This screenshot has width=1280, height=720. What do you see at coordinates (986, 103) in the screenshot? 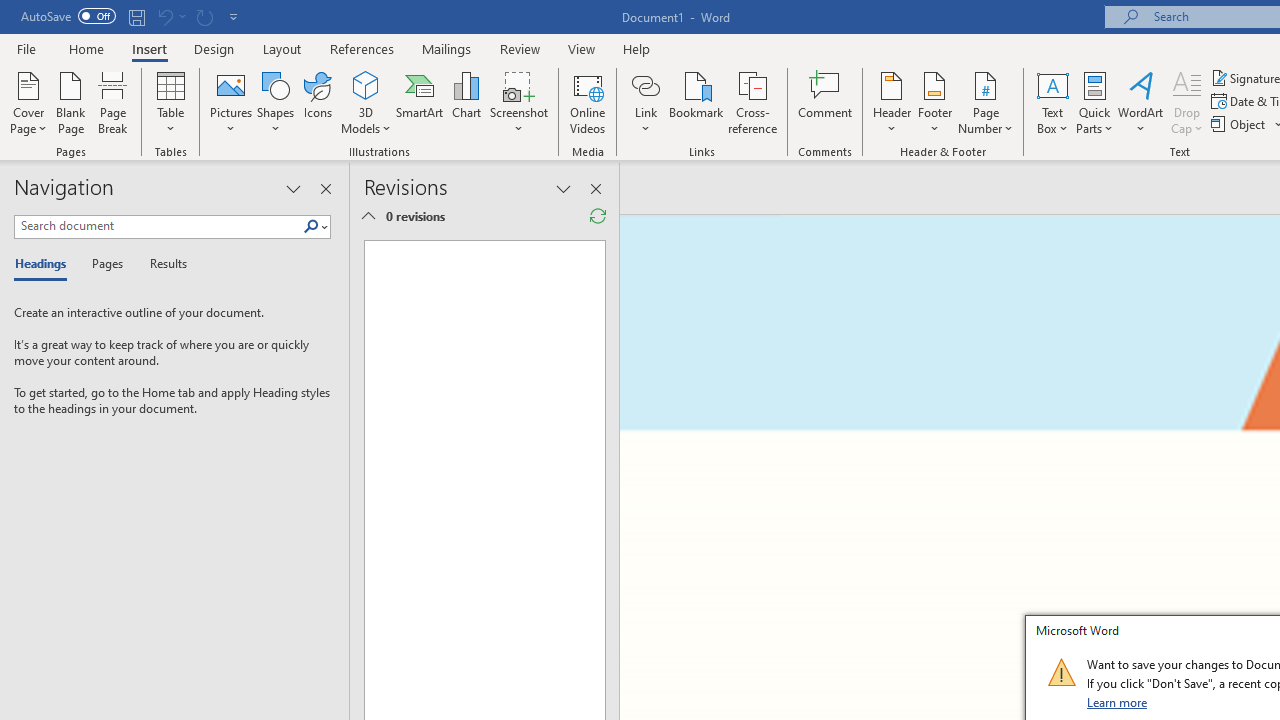
I see `'Page Number'` at bounding box center [986, 103].